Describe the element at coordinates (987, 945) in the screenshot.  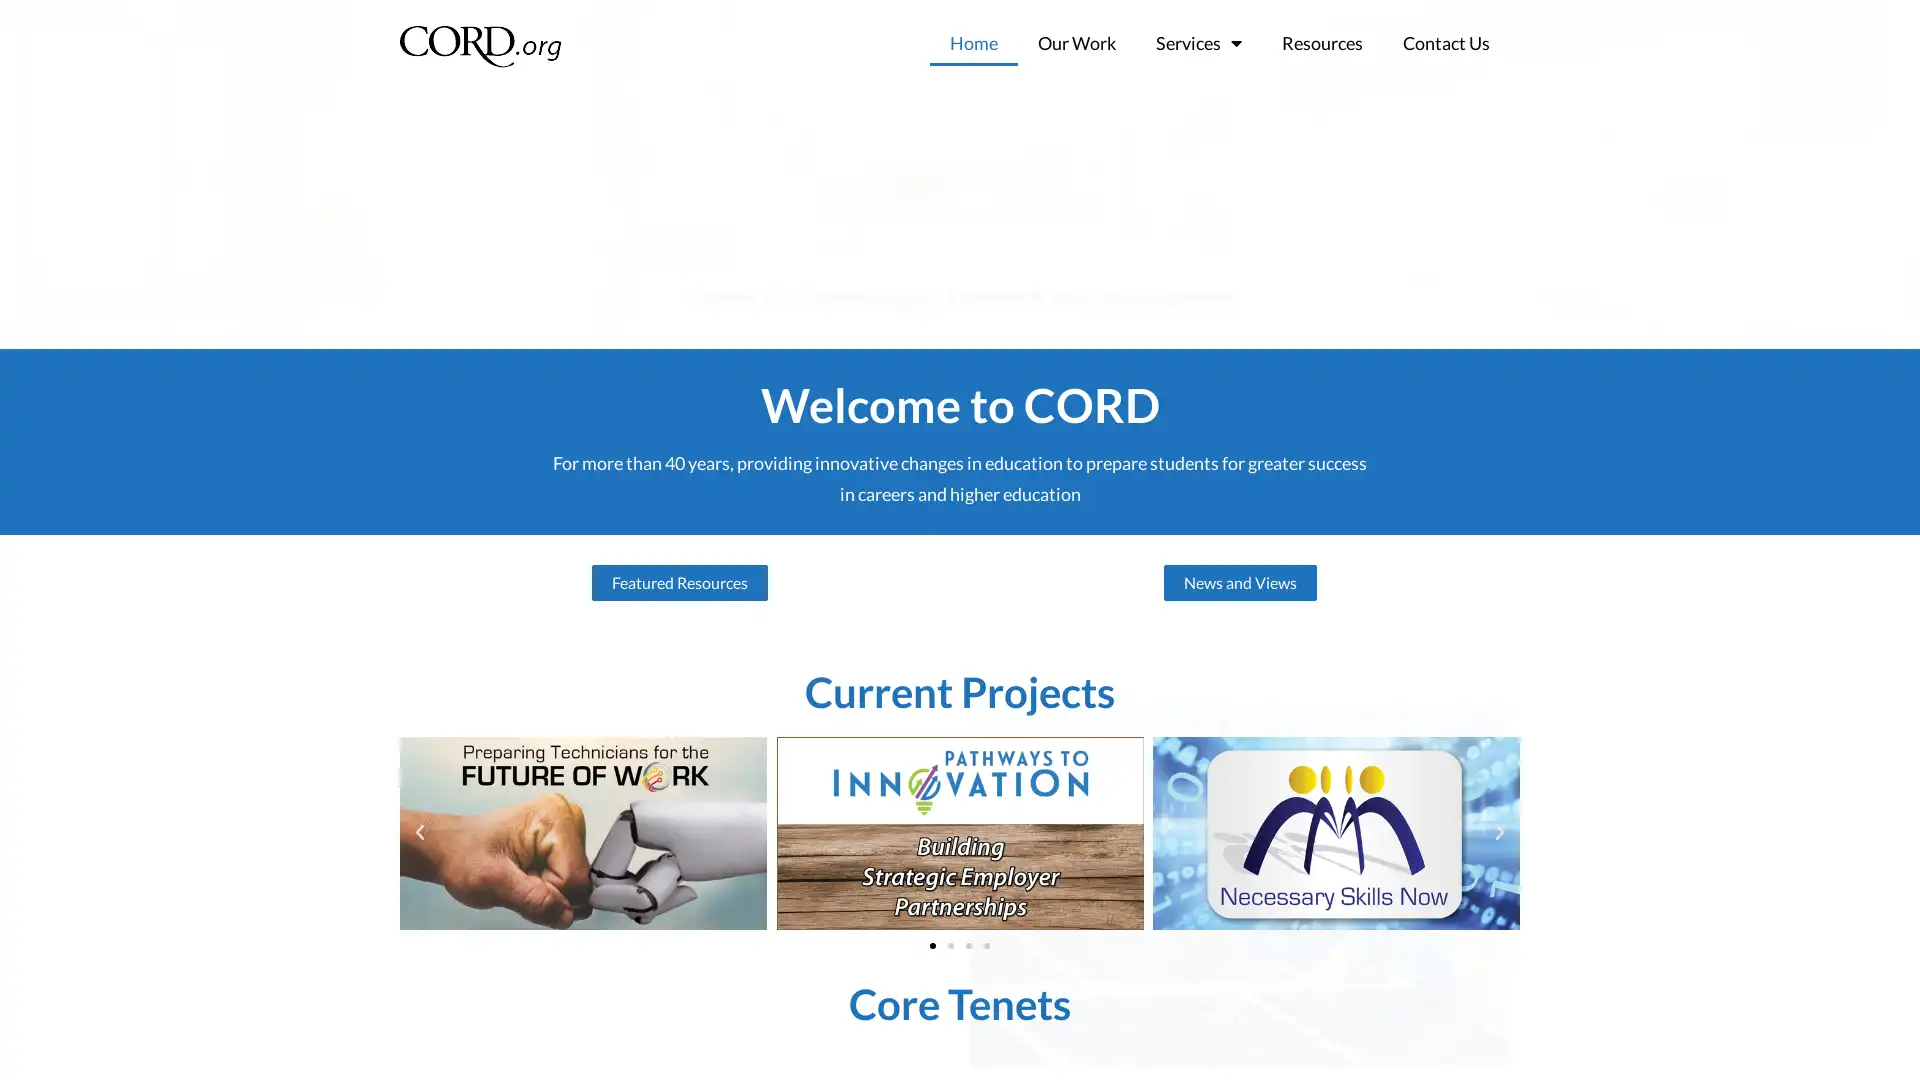
I see `Go to slide 4` at that location.